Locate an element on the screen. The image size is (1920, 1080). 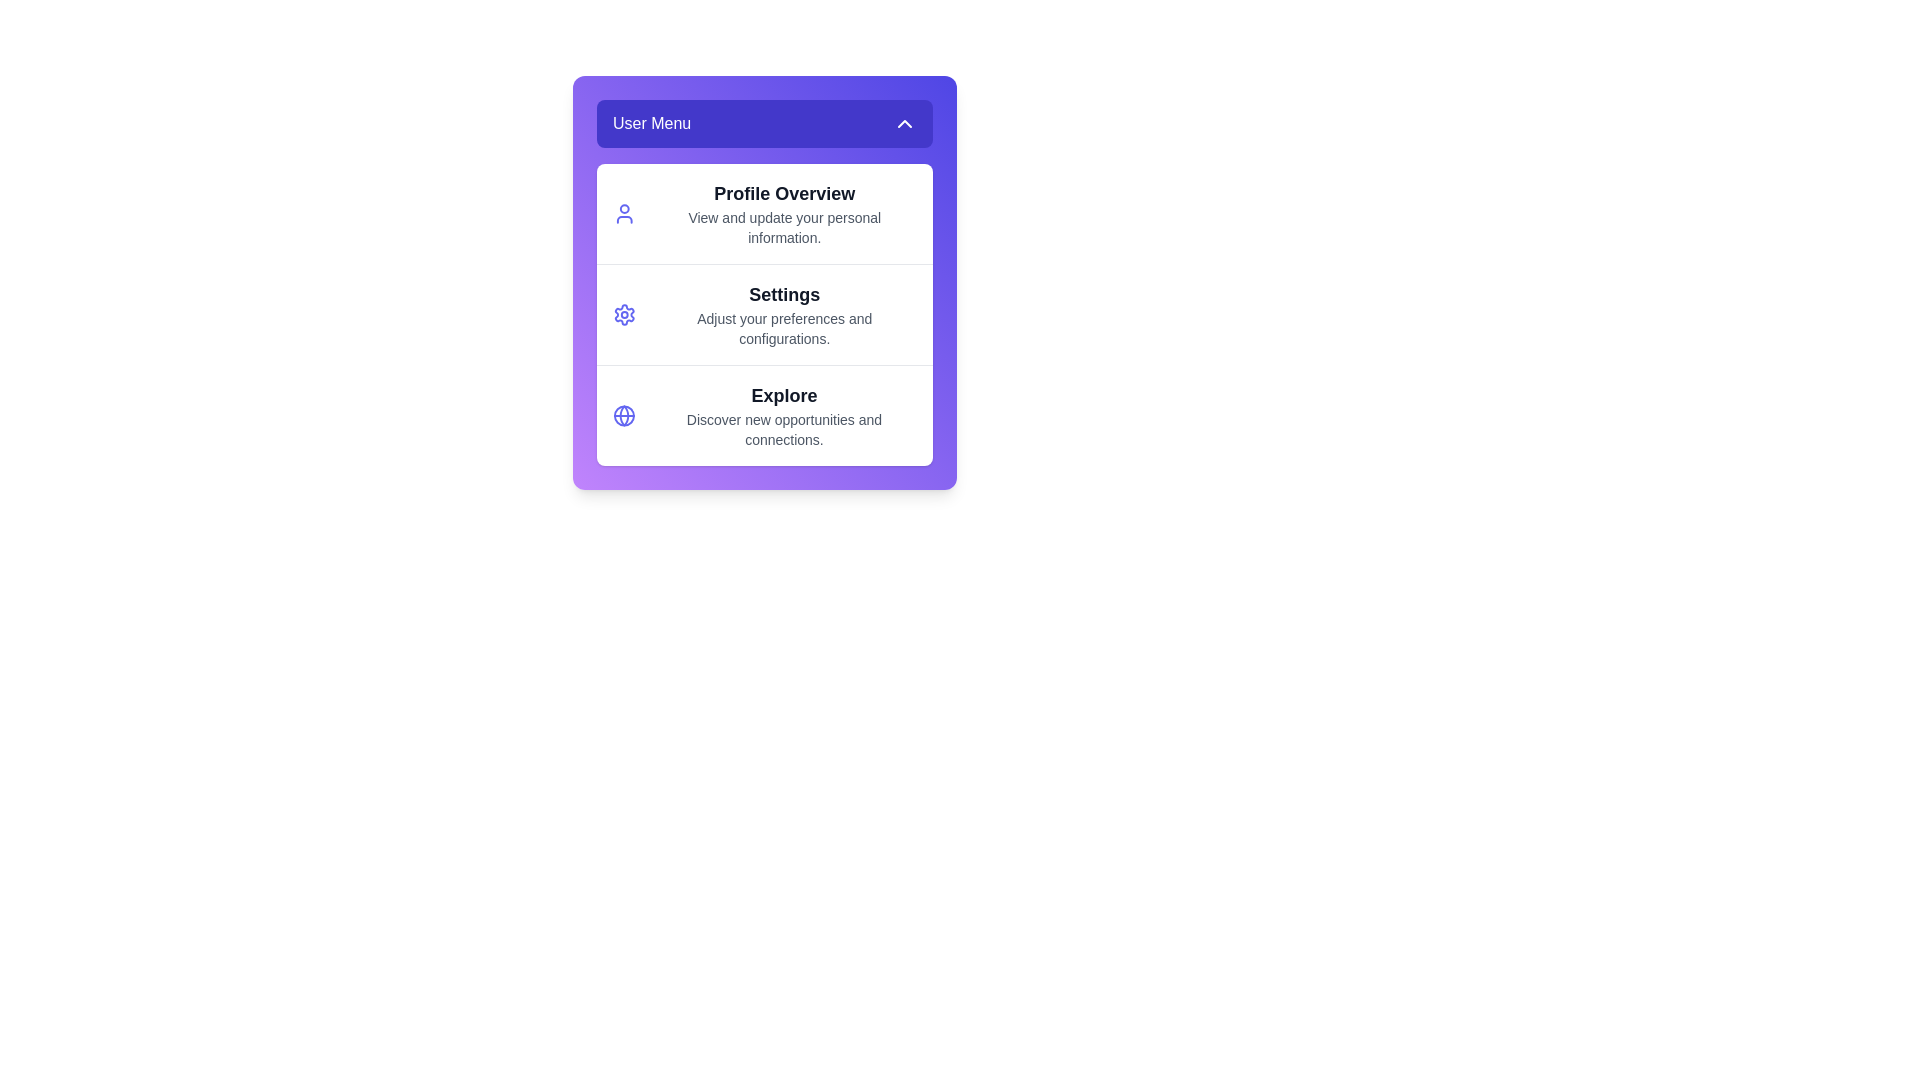
the toggle button located at the top of the vertically aligned purple panel is located at coordinates (763, 123).